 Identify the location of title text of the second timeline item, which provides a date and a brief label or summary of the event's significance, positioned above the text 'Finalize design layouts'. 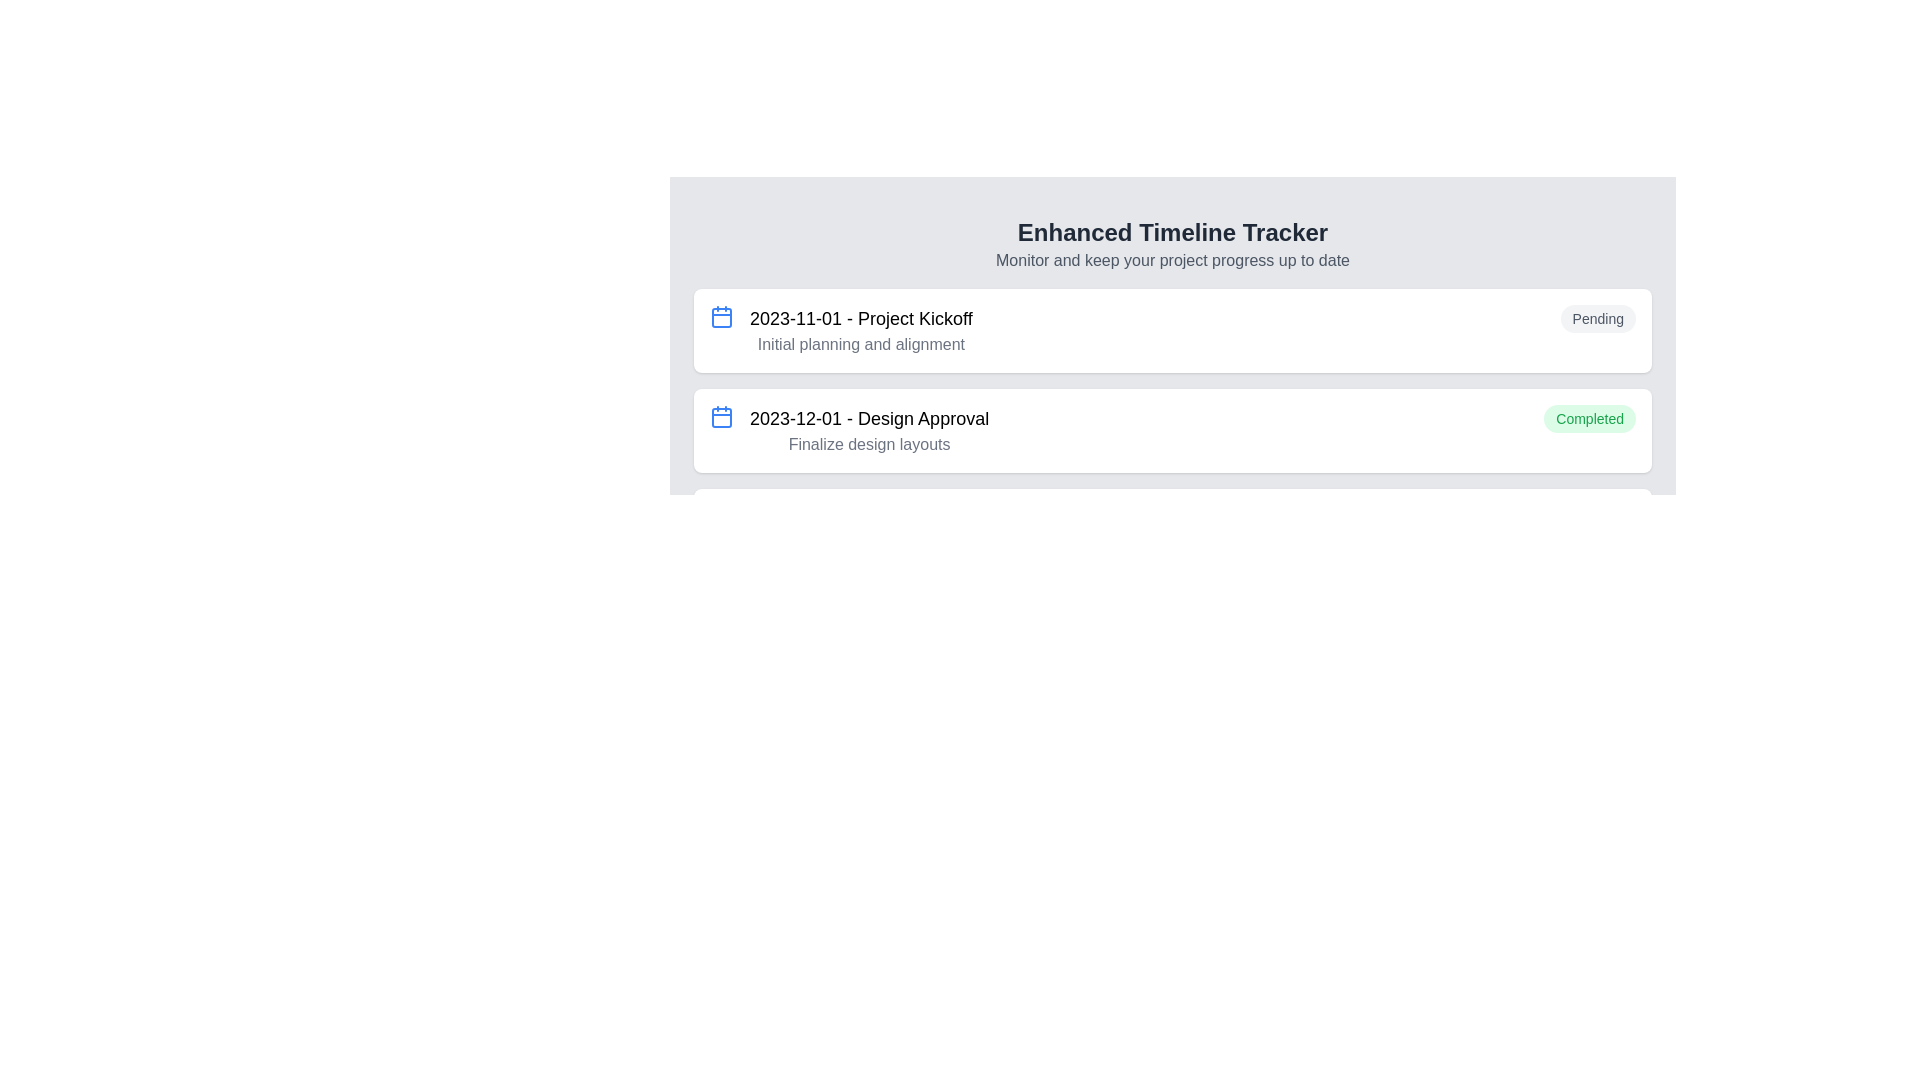
(869, 418).